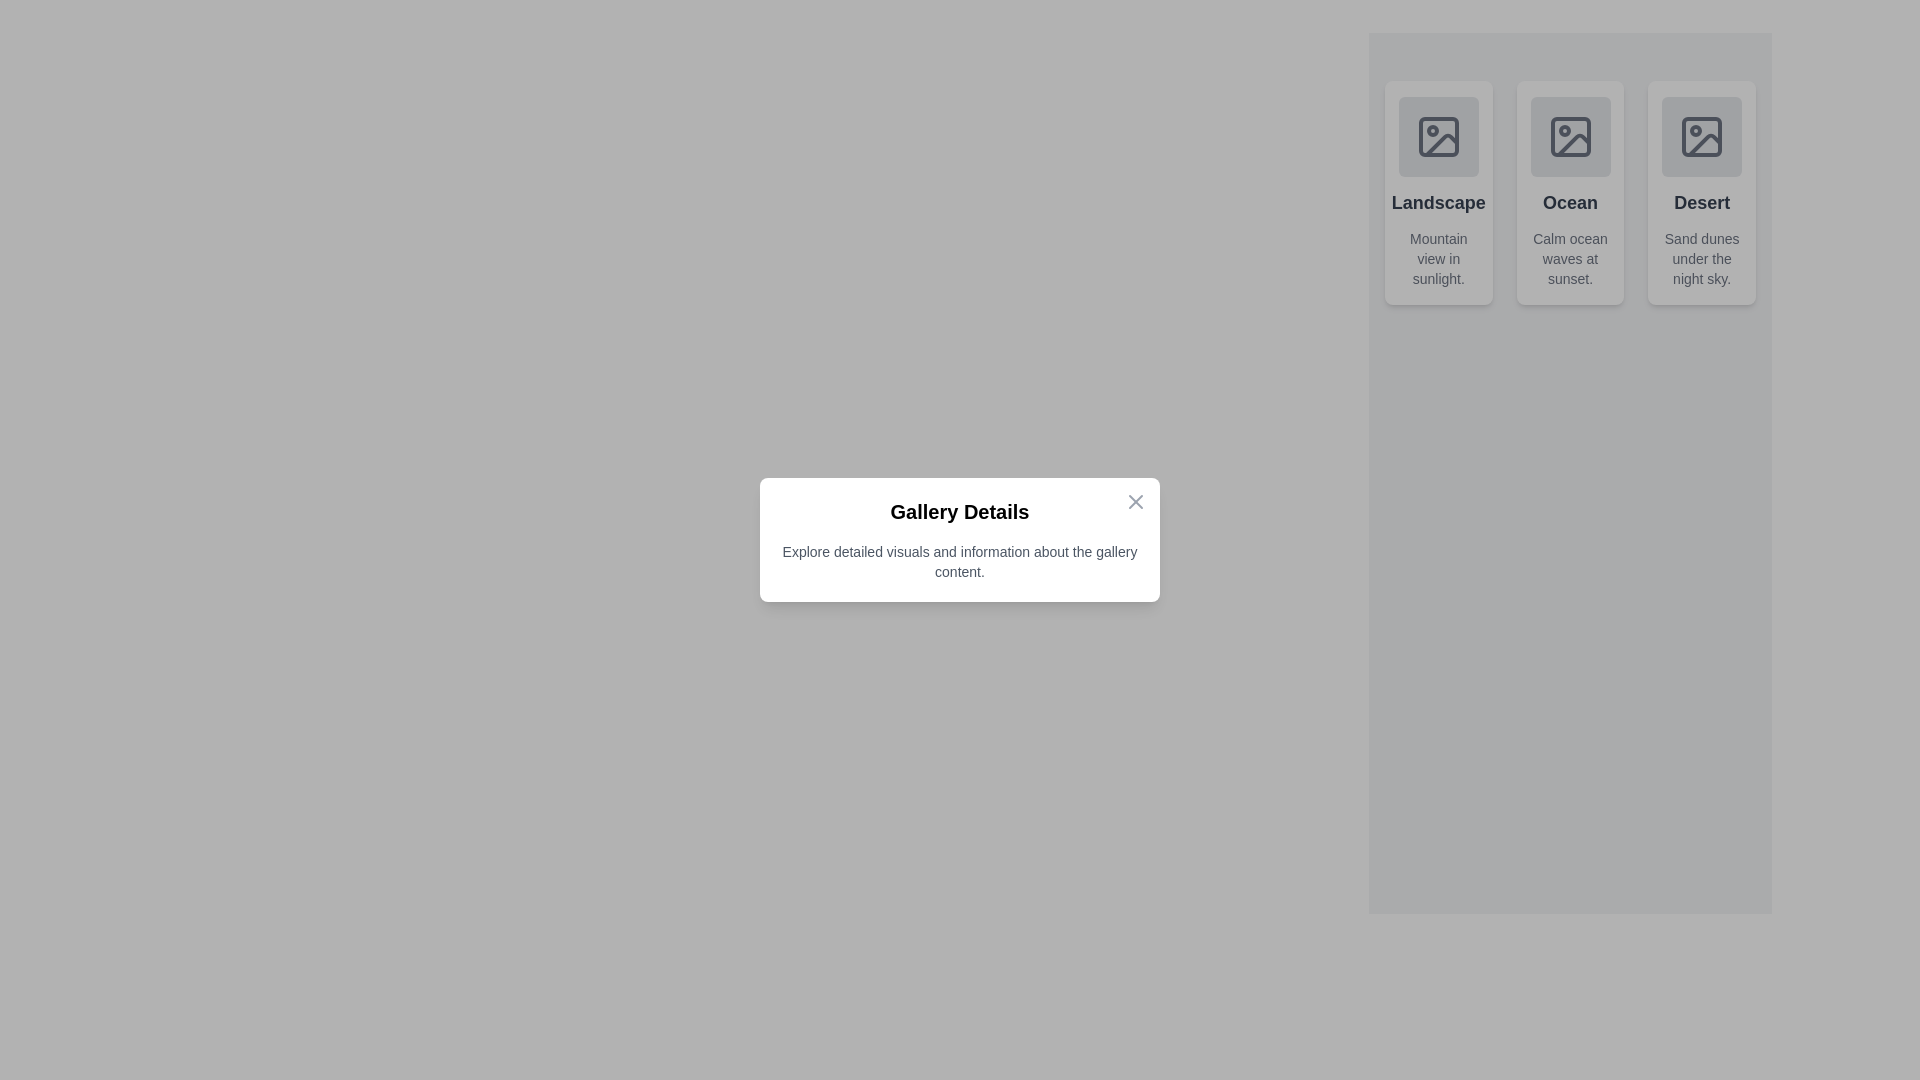 The image size is (1920, 1080). Describe the element at coordinates (1569, 136) in the screenshot. I see `the rectangular subcomponent of the image icon representing the 'Ocean' selection option, located in the middle card of a three-card layout` at that location.